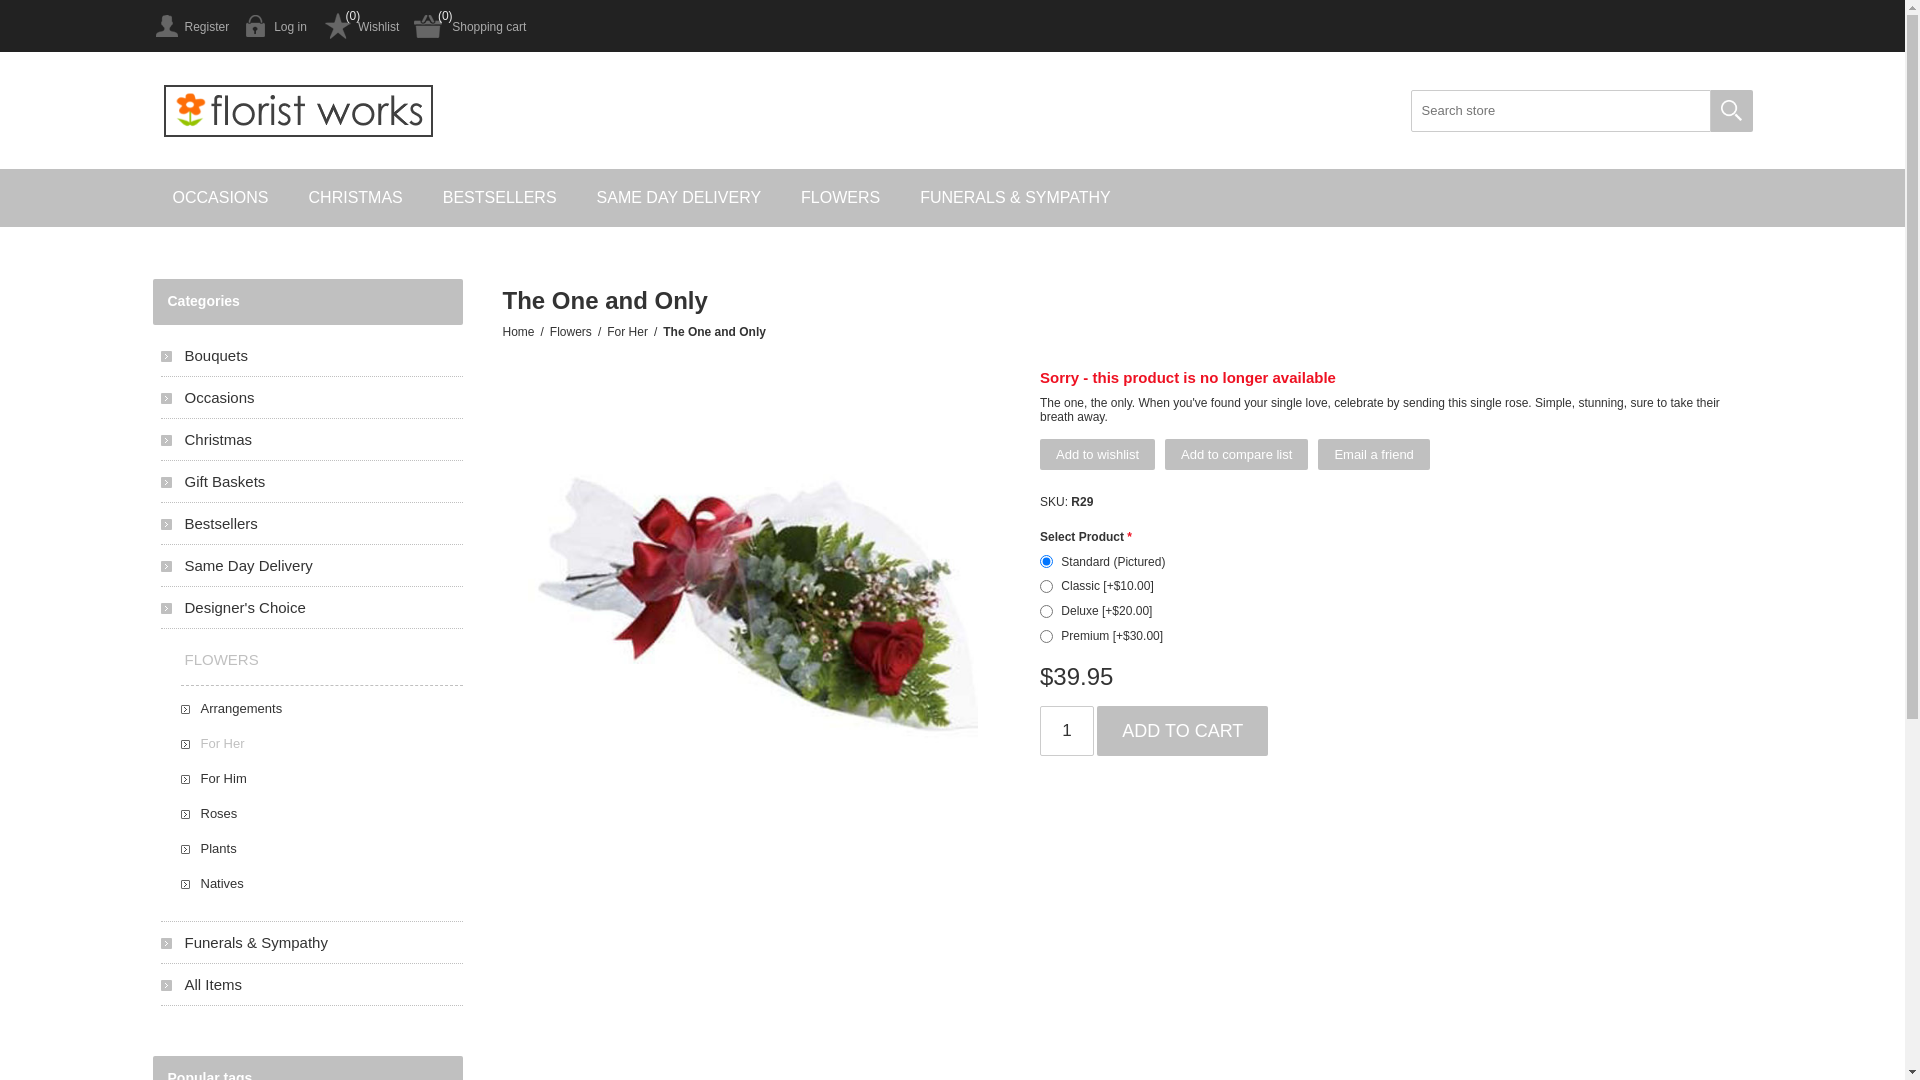  Describe the element at coordinates (274, 26) in the screenshot. I see `'Log in'` at that location.